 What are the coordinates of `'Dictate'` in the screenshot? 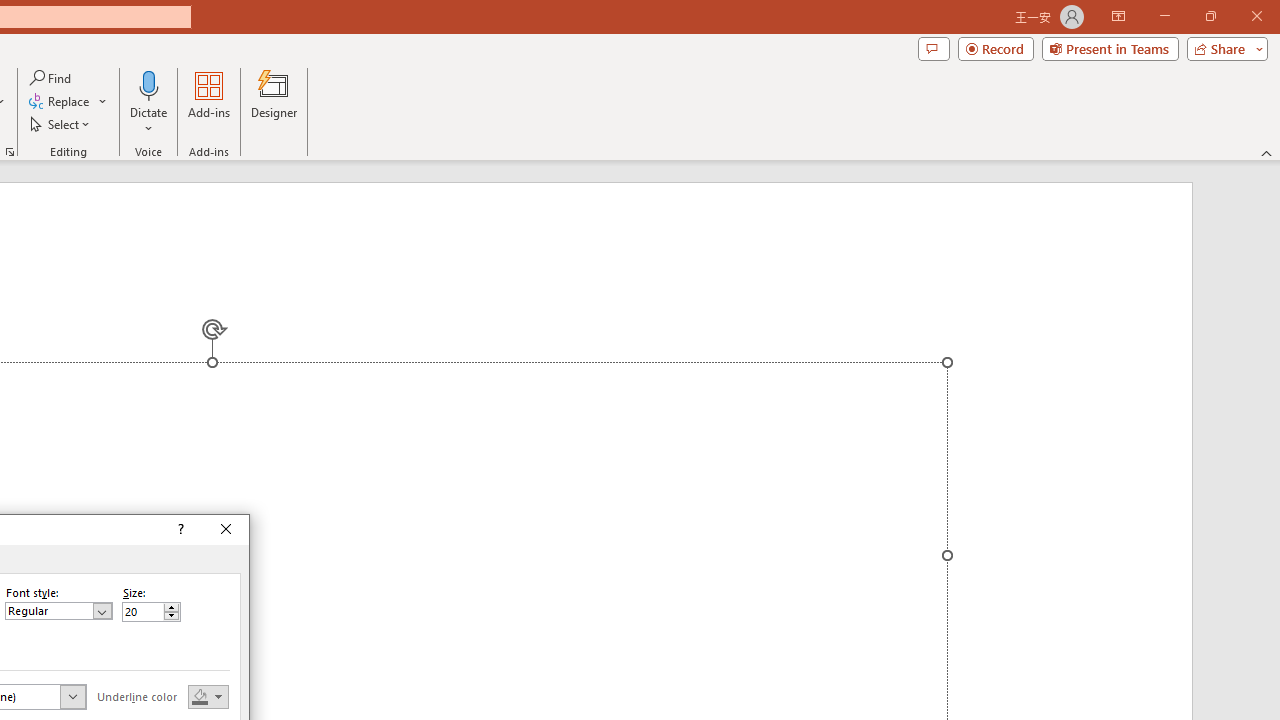 It's located at (148, 103).